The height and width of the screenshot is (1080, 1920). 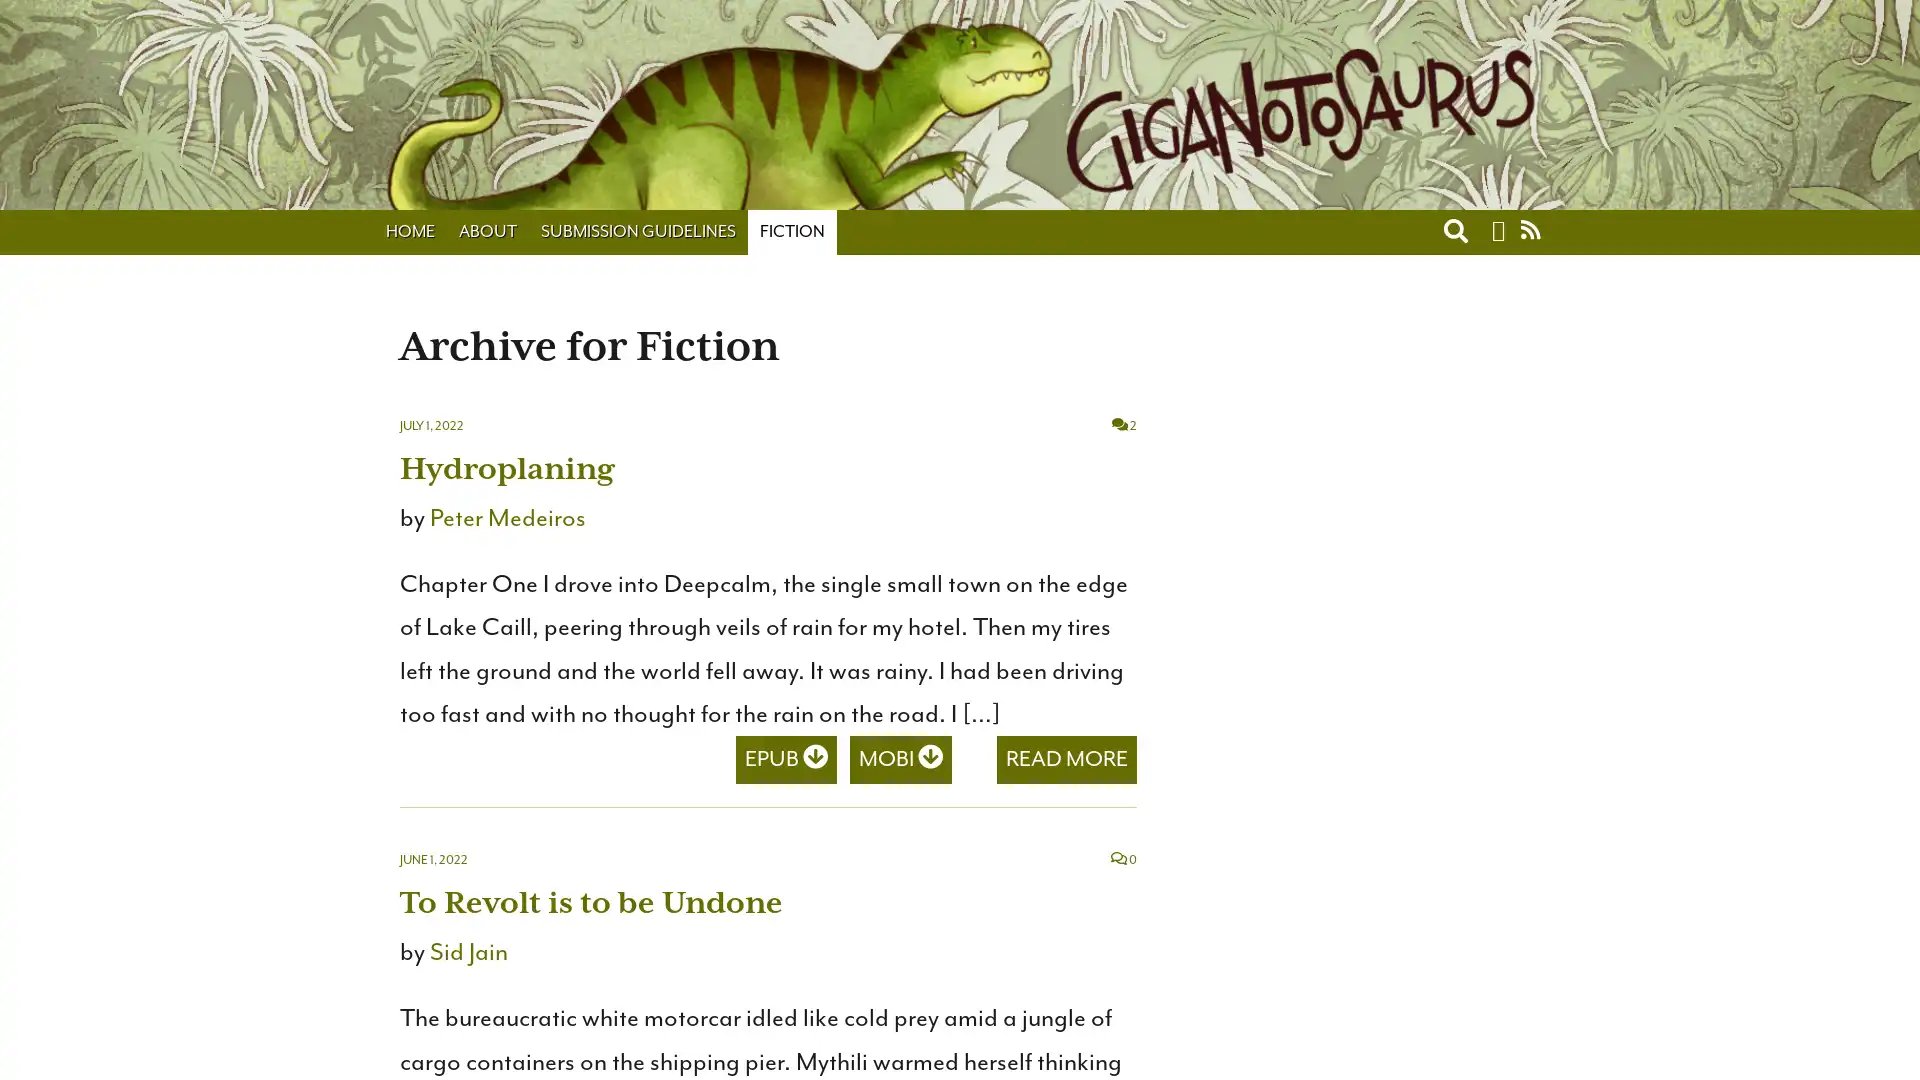 What do you see at coordinates (1445, 230) in the screenshot?
I see `Toggle search` at bounding box center [1445, 230].